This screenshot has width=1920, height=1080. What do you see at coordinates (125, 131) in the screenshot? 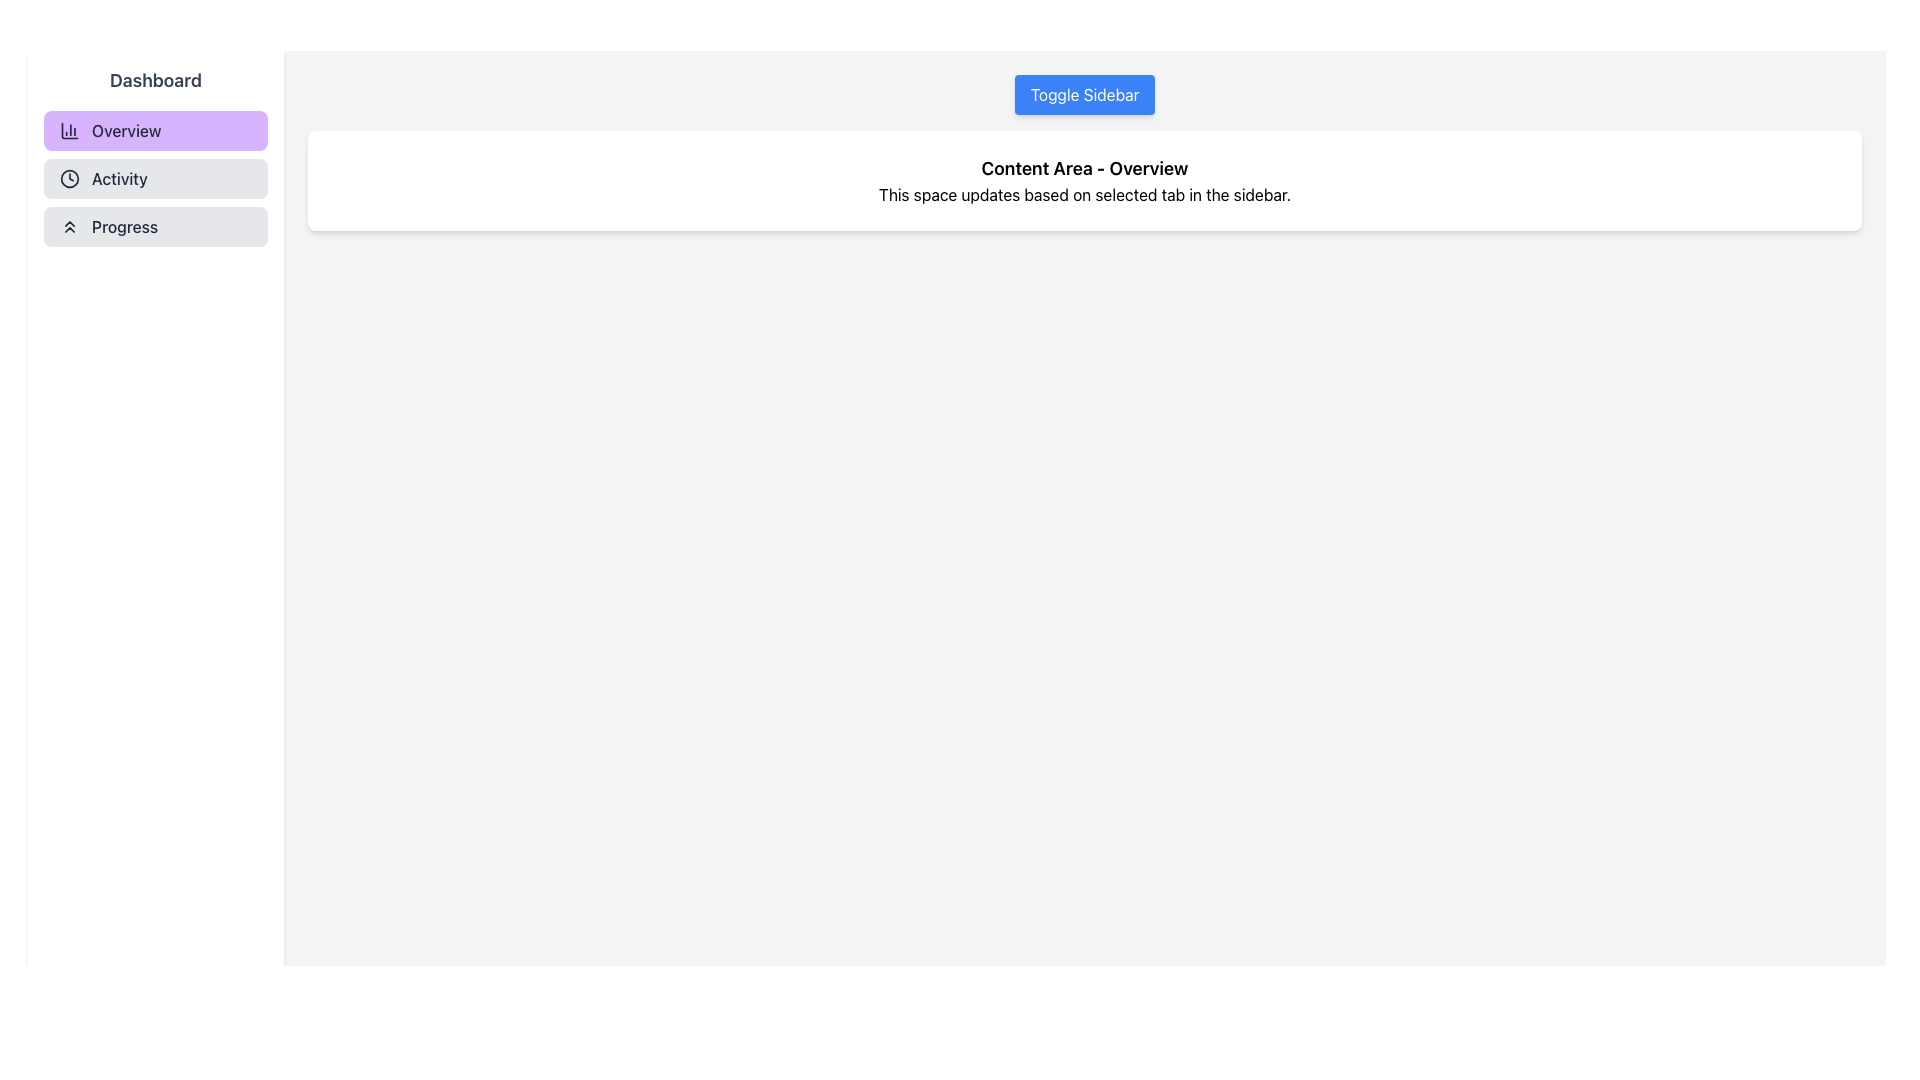
I see `the 'Overview' navigation option label located in the left sidebar of the application` at bounding box center [125, 131].